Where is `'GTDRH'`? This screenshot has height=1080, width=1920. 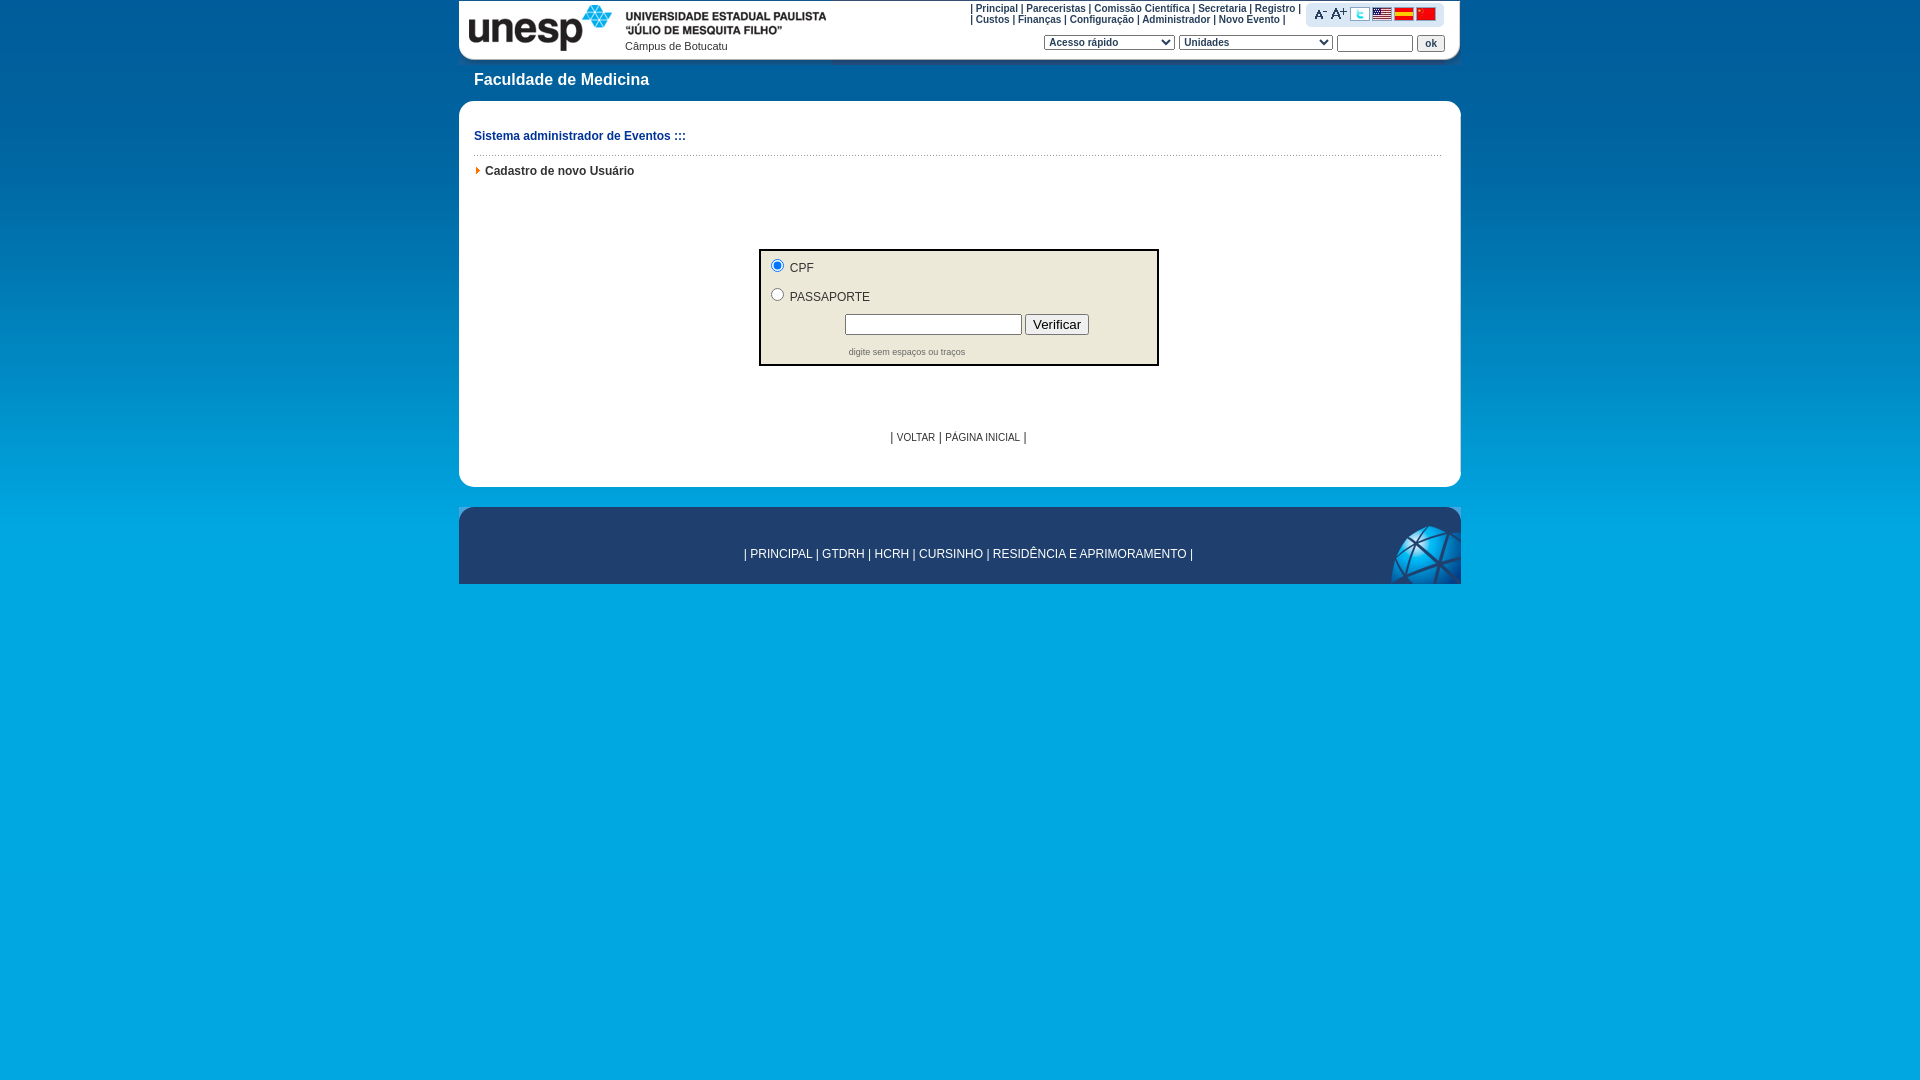 'GTDRH' is located at coordinates (821, 554).